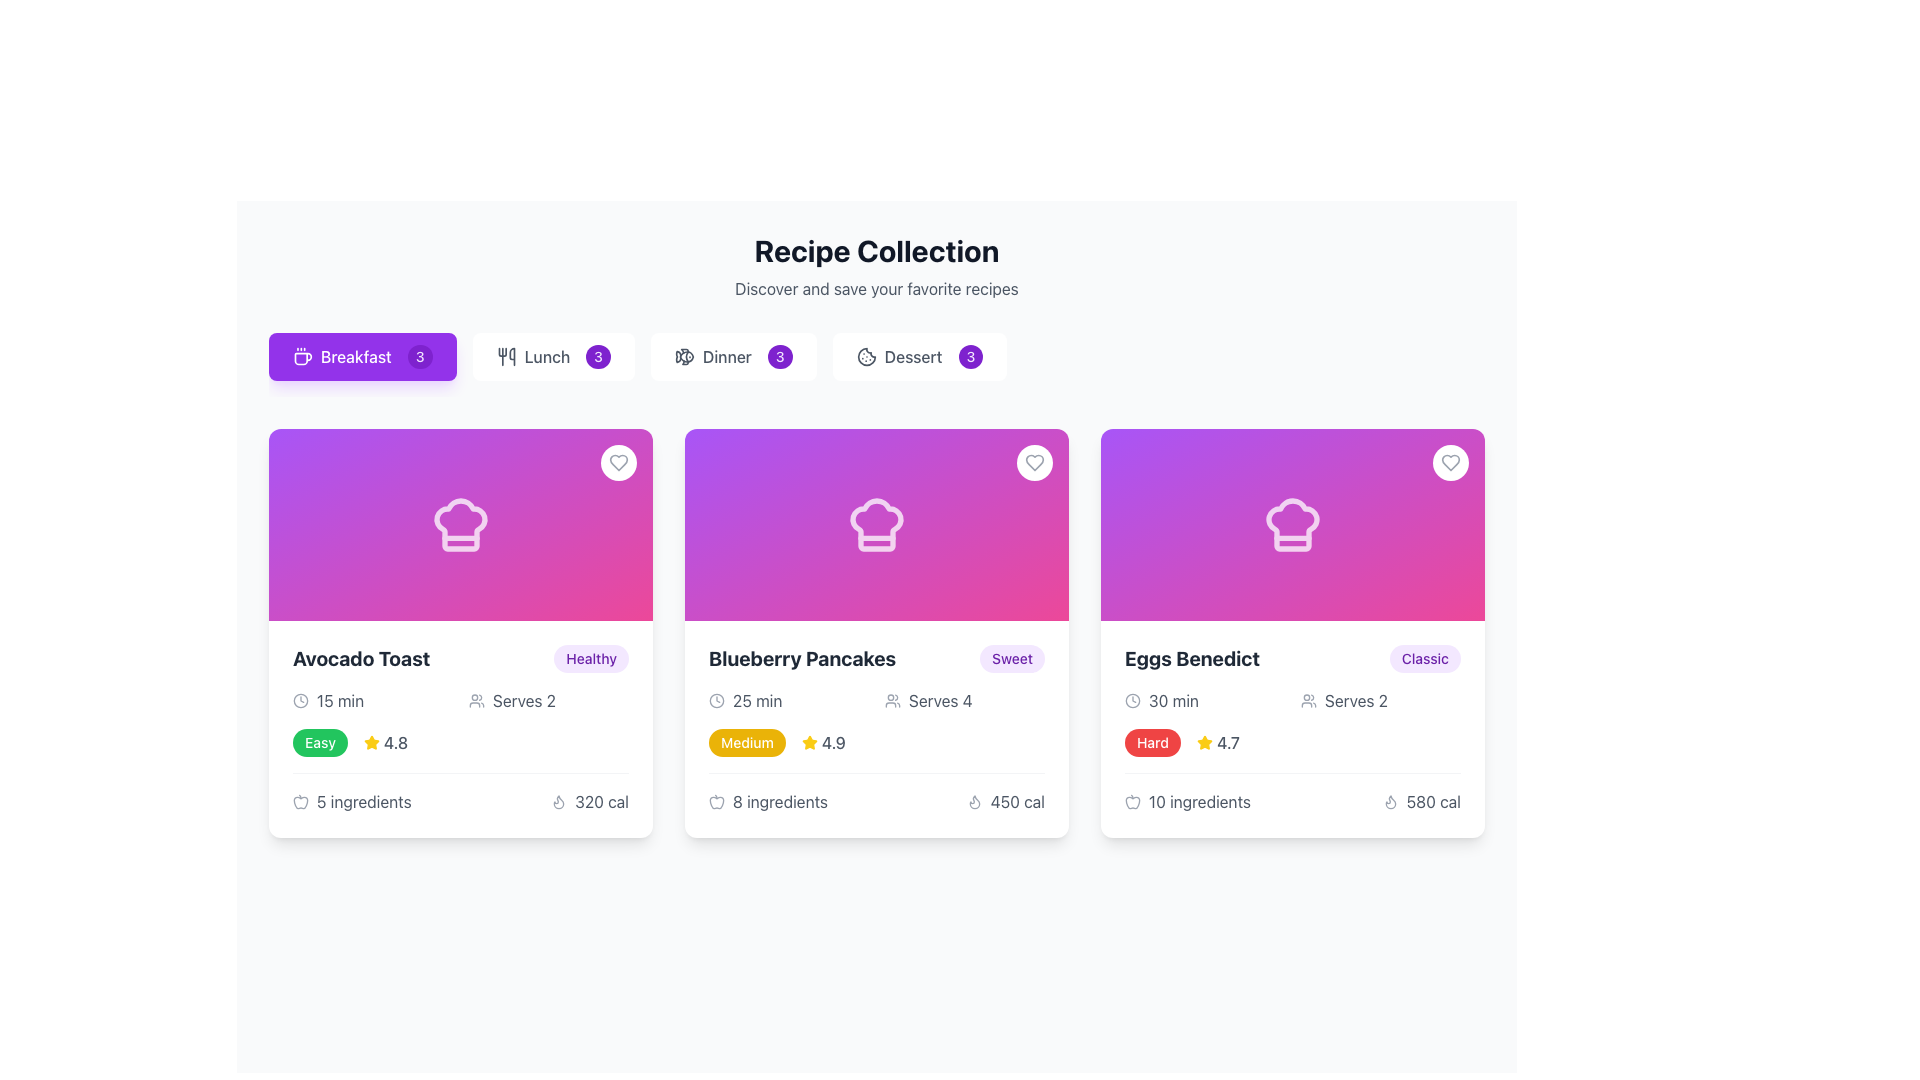 This screenshot has width=1920, height=1080. Describe the element at coordinates (1424, 659) in the screenshot. I see `text content of the label identifying the 'Eggs Benedict' dish as 'Classic', located in the top-right corner of the 'Eggs Benedict' card in the rightmost column of a three-column grid` at that location.